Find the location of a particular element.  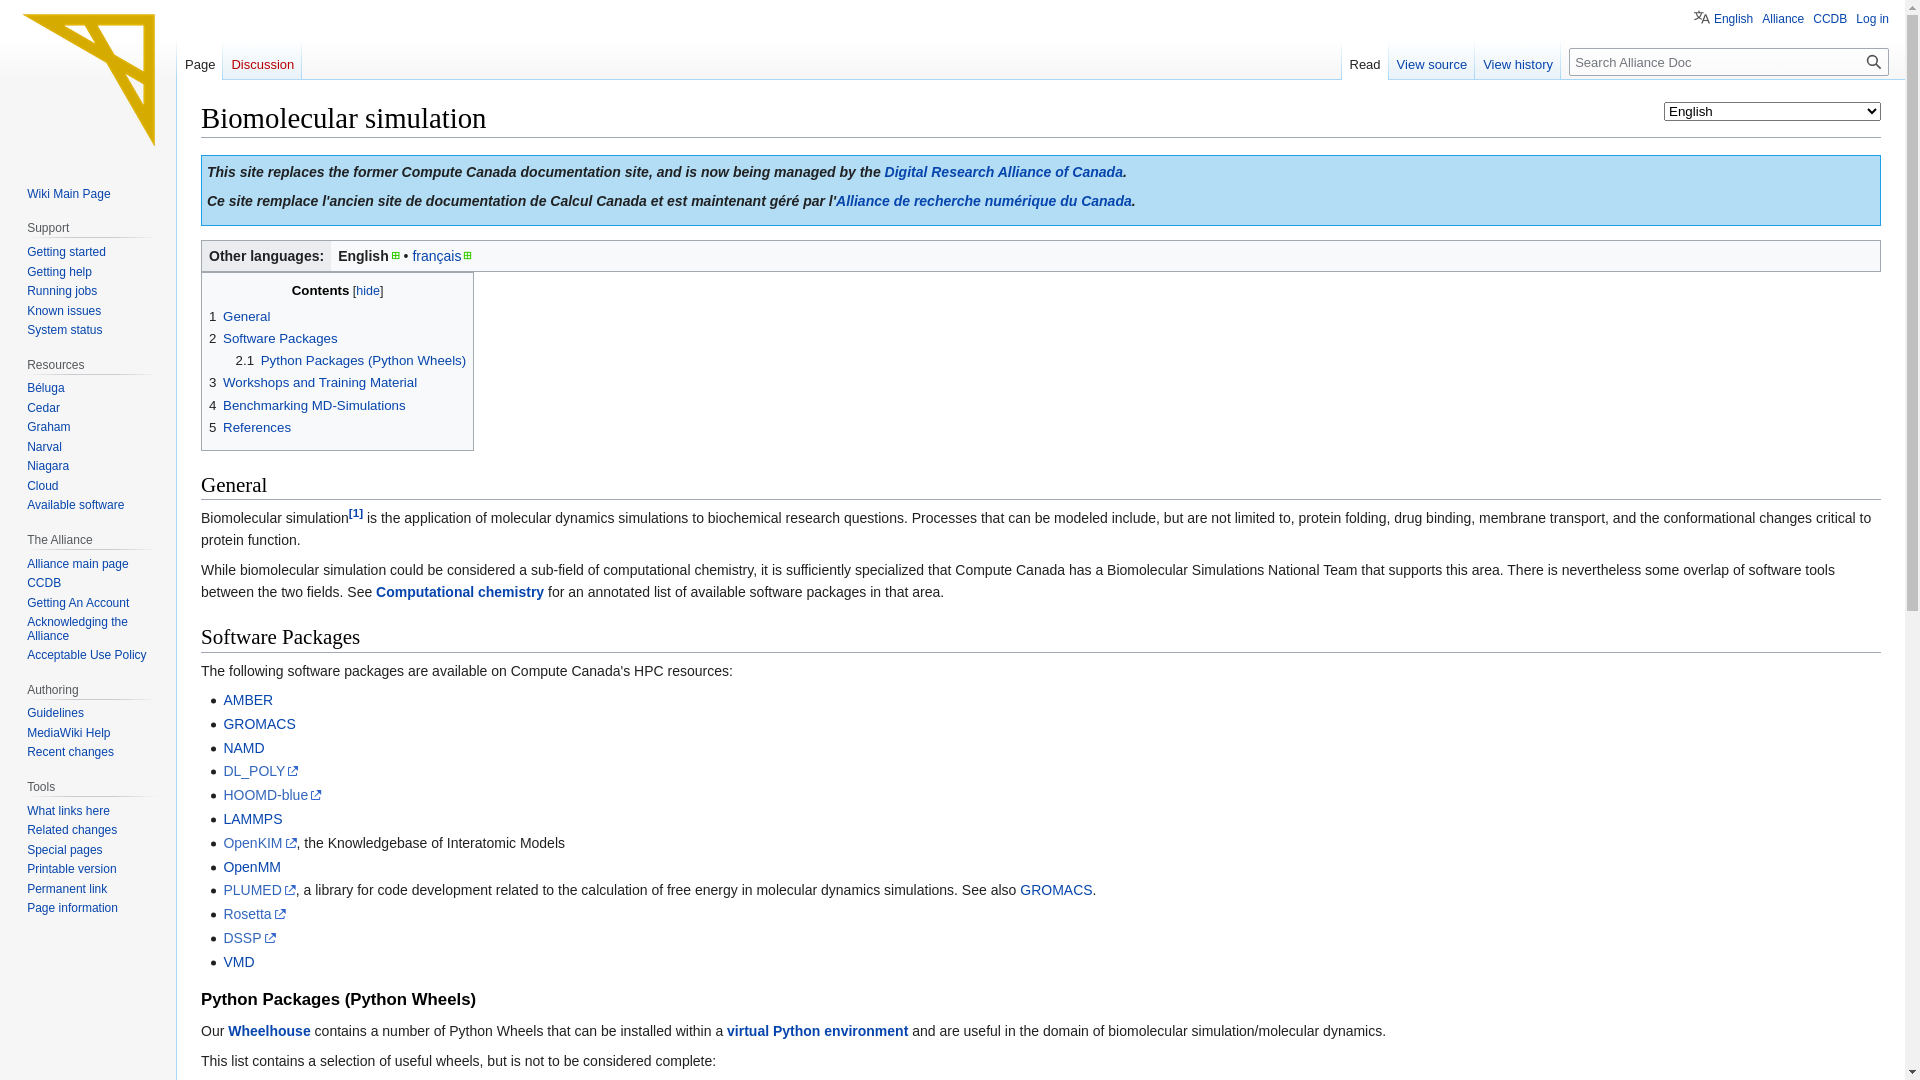

'1 General' is located at coordinates (239, 315).